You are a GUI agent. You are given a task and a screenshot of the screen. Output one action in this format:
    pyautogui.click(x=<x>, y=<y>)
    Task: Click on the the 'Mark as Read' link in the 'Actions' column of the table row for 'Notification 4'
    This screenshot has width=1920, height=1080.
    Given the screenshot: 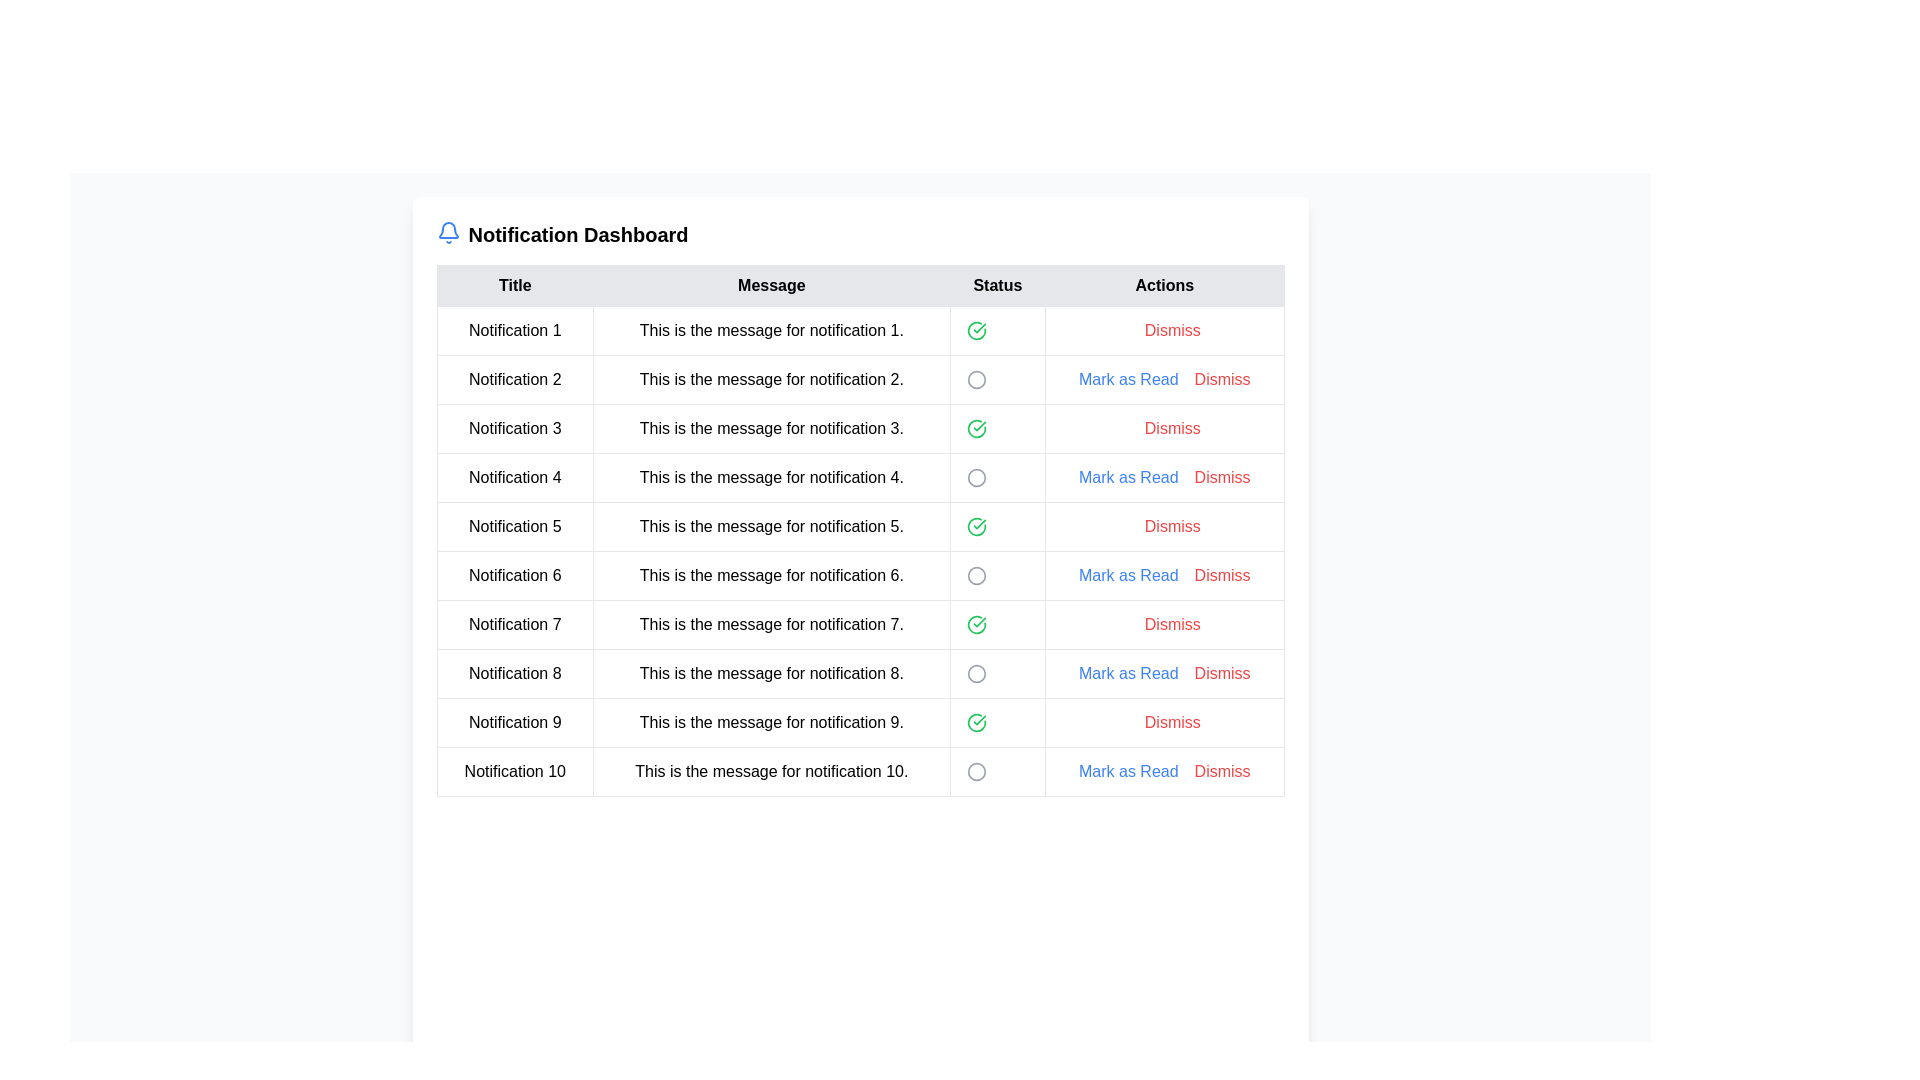 What is the action you would take?
    pyautogui.click(x=1128, y=478)
    